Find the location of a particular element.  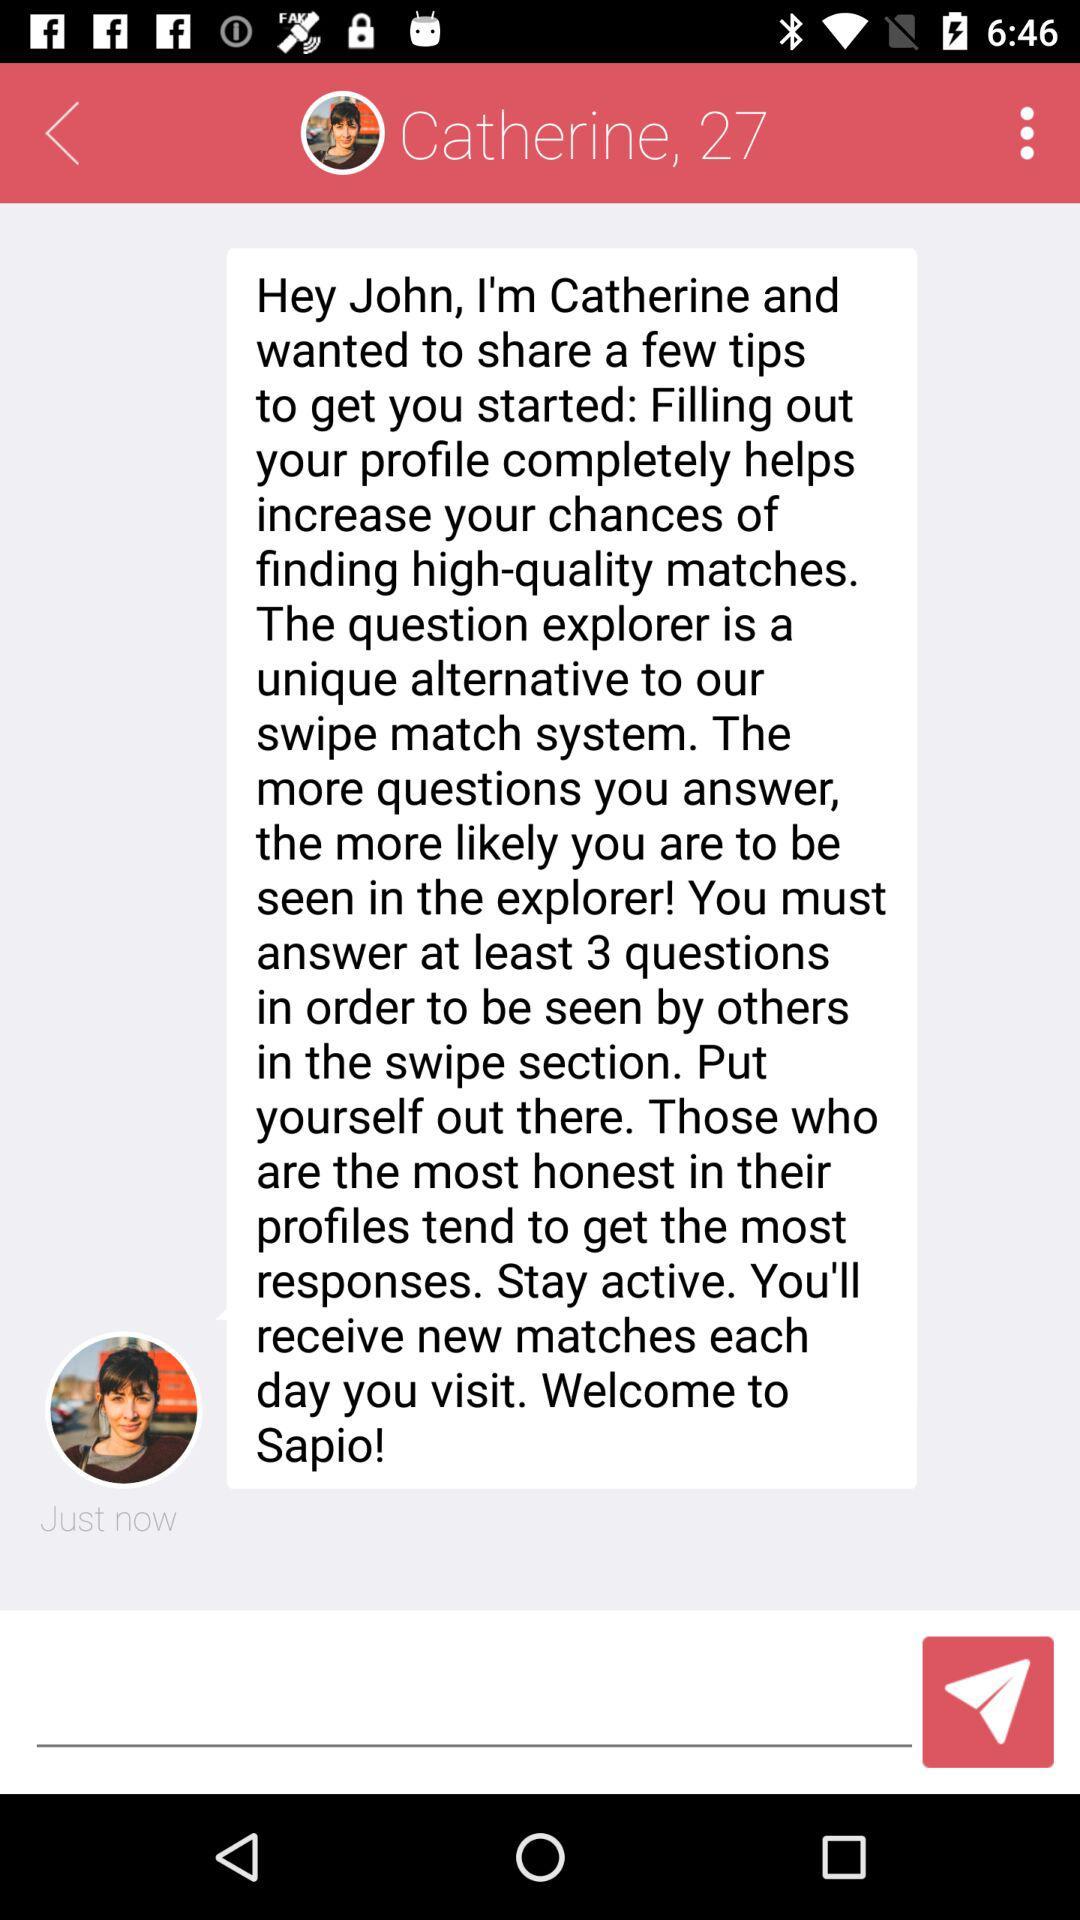

item next to the catherine, 27 is located at coordinates (1027, 132).